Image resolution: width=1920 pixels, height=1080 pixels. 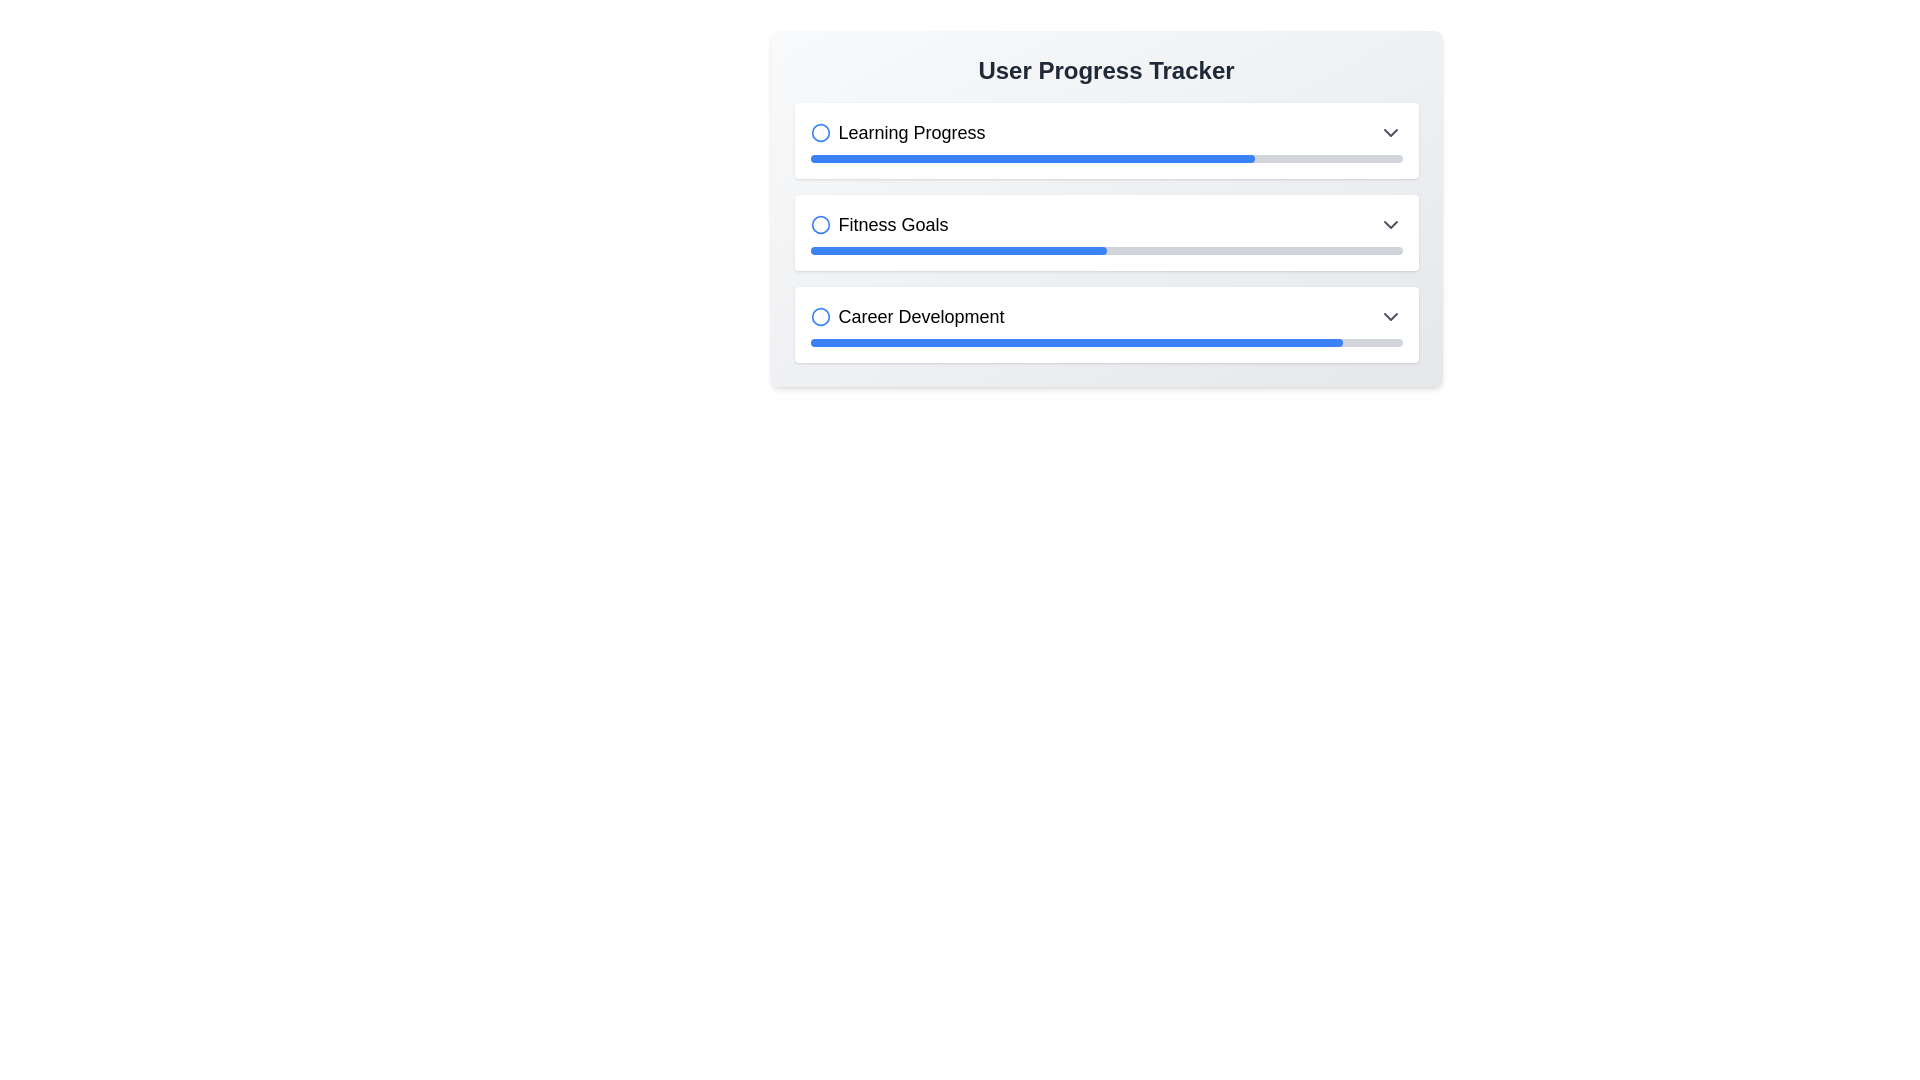 I want to click on the downward-pointing arrow icon button located at the far right of the 'Fitness Goals' section, so click(x=1389, y=224).